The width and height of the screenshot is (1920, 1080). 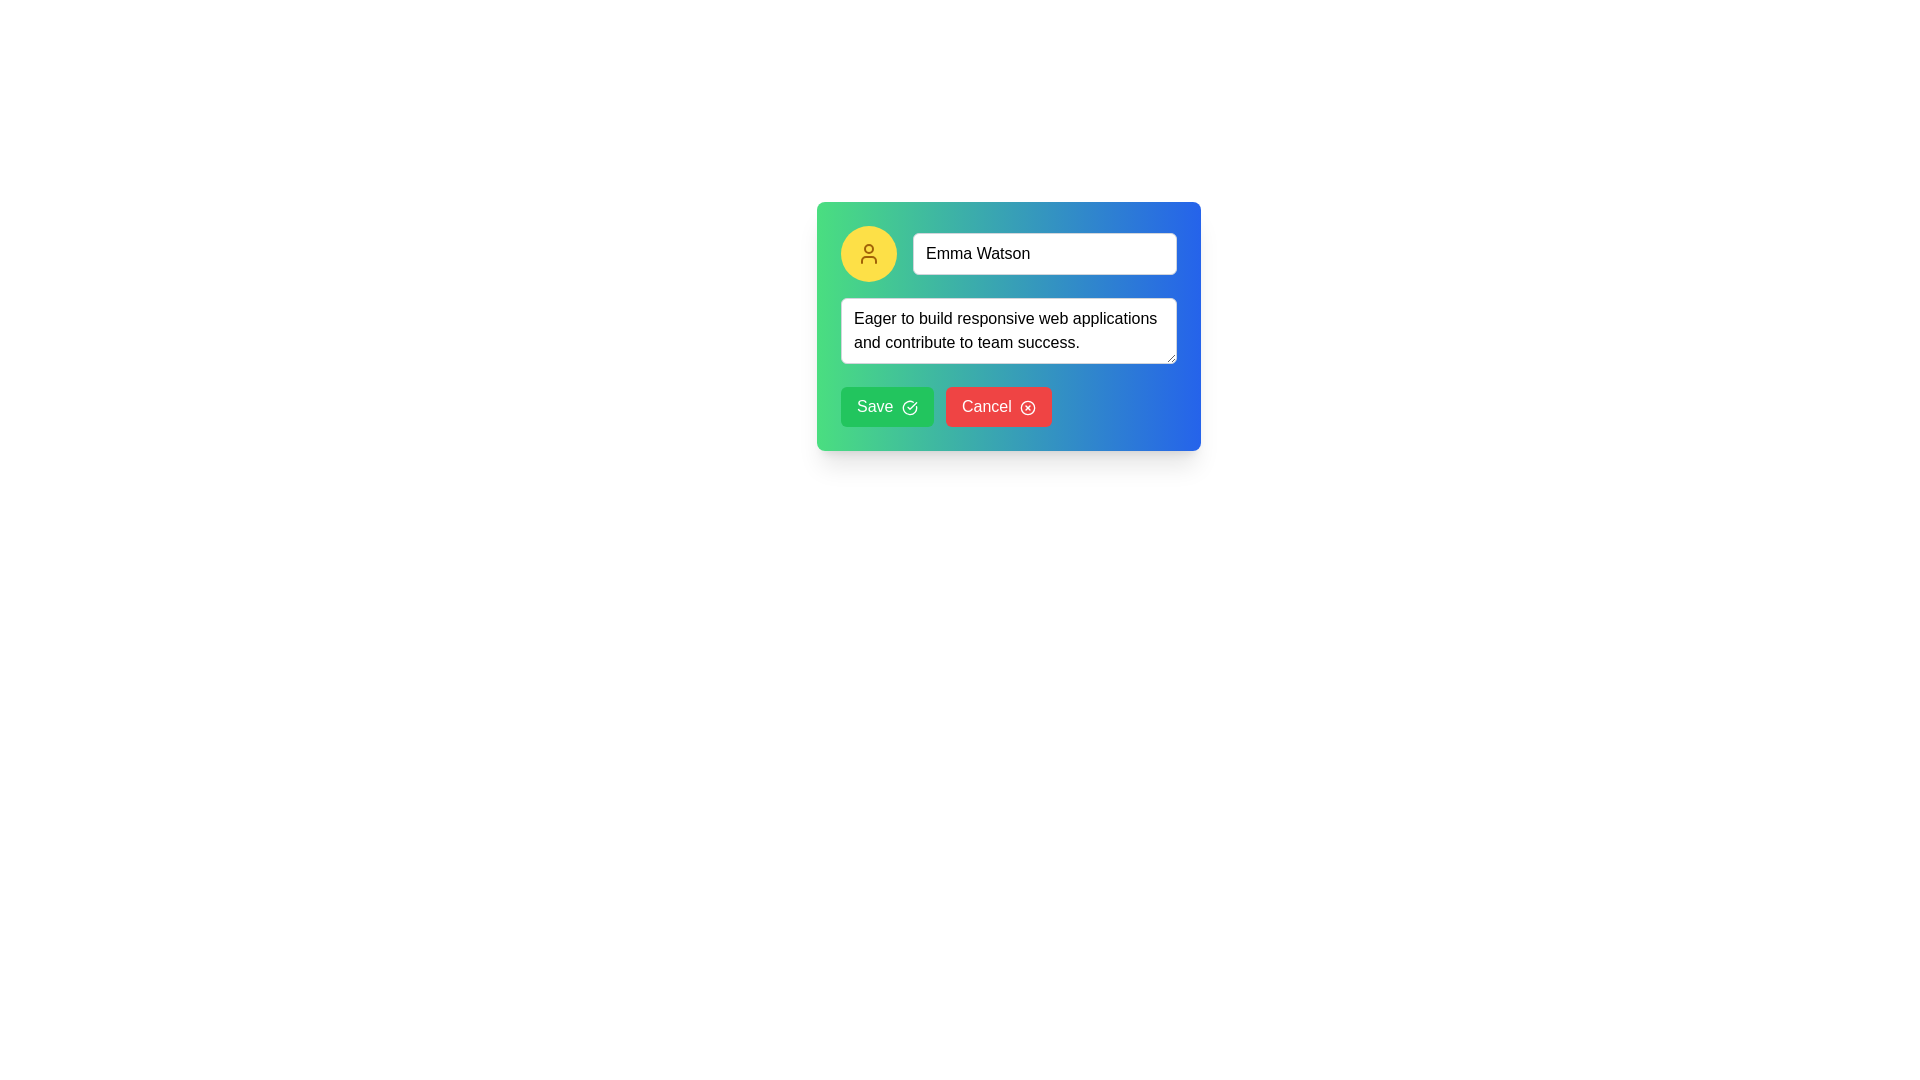 I want to click on the user profile icon represented by a yellow circular area located to the left of the text input field displaying 'Emma Watson', so click(x=868, y=253).